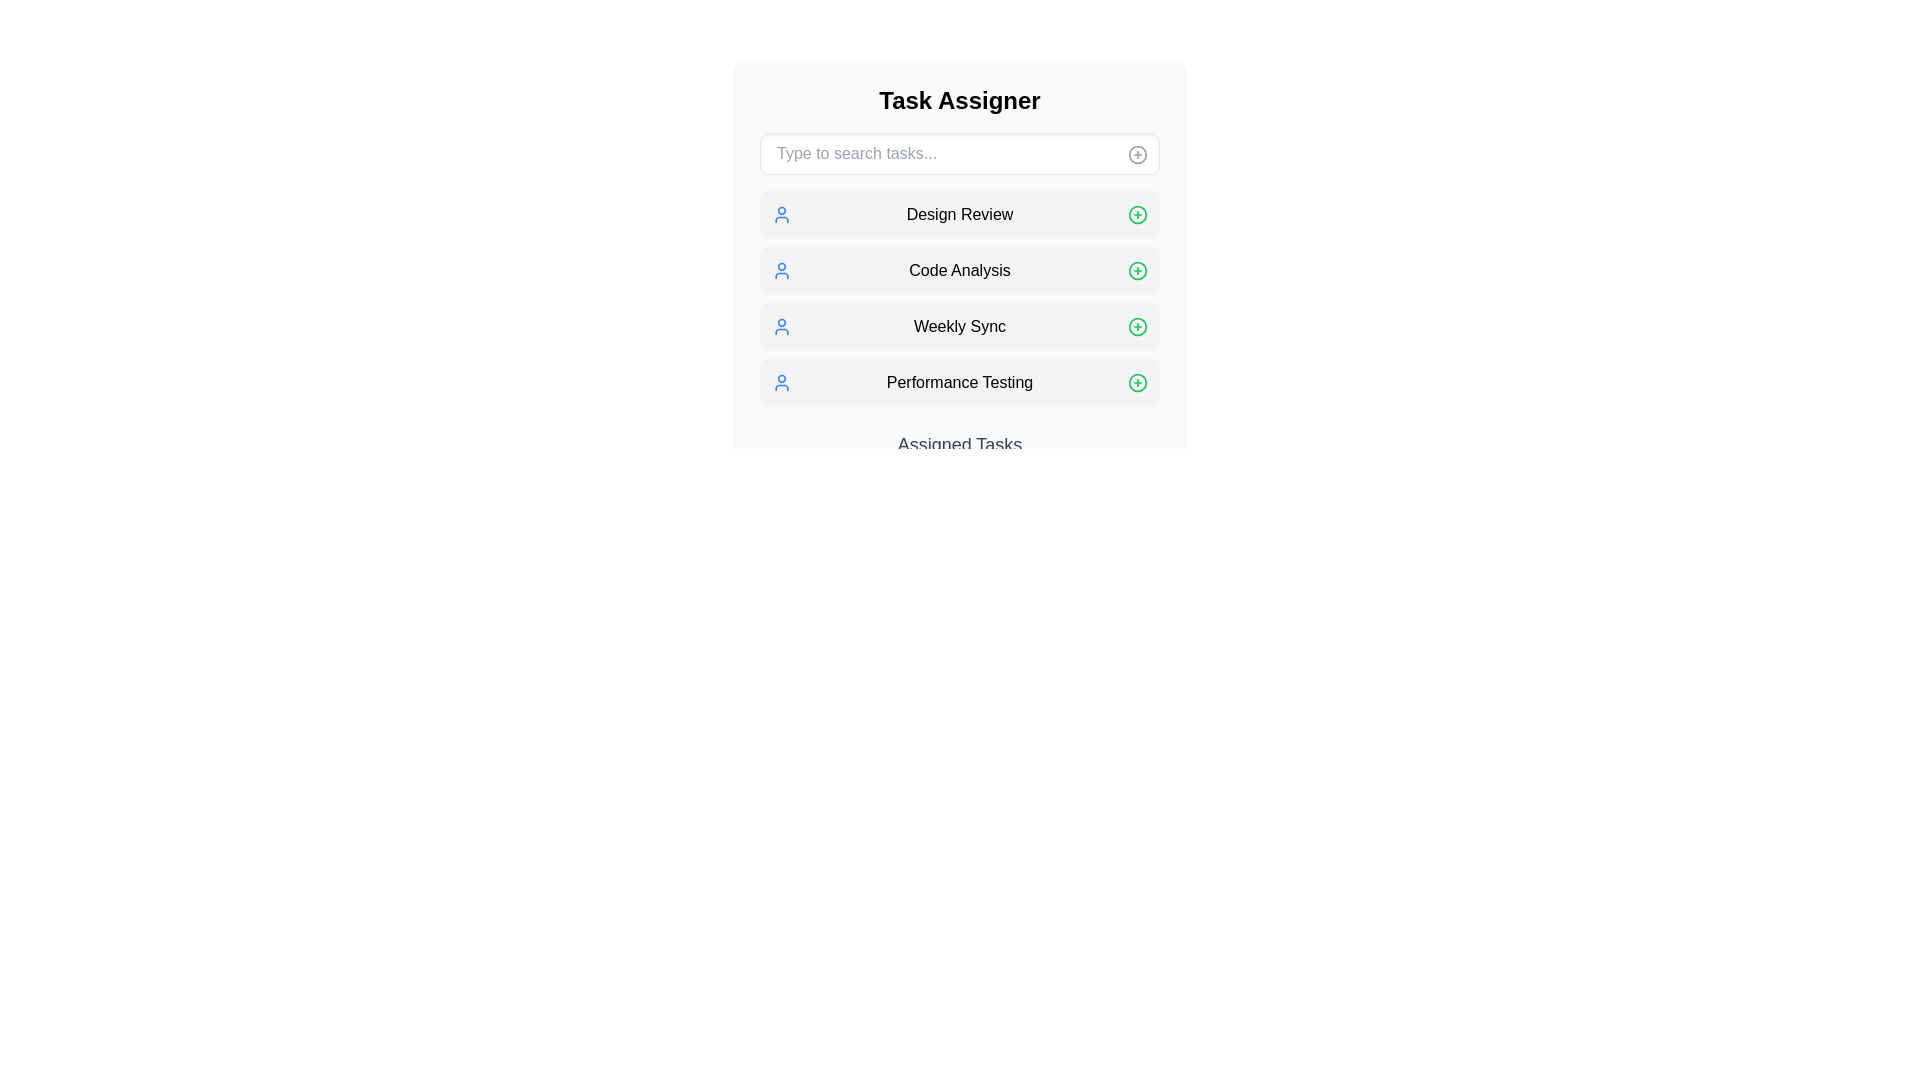  I want to click on the SVG Circle graphic element located at the upper right corner of the search input field, which signifies additional functionality related to searching or adding tasks, so click(1137, 153).